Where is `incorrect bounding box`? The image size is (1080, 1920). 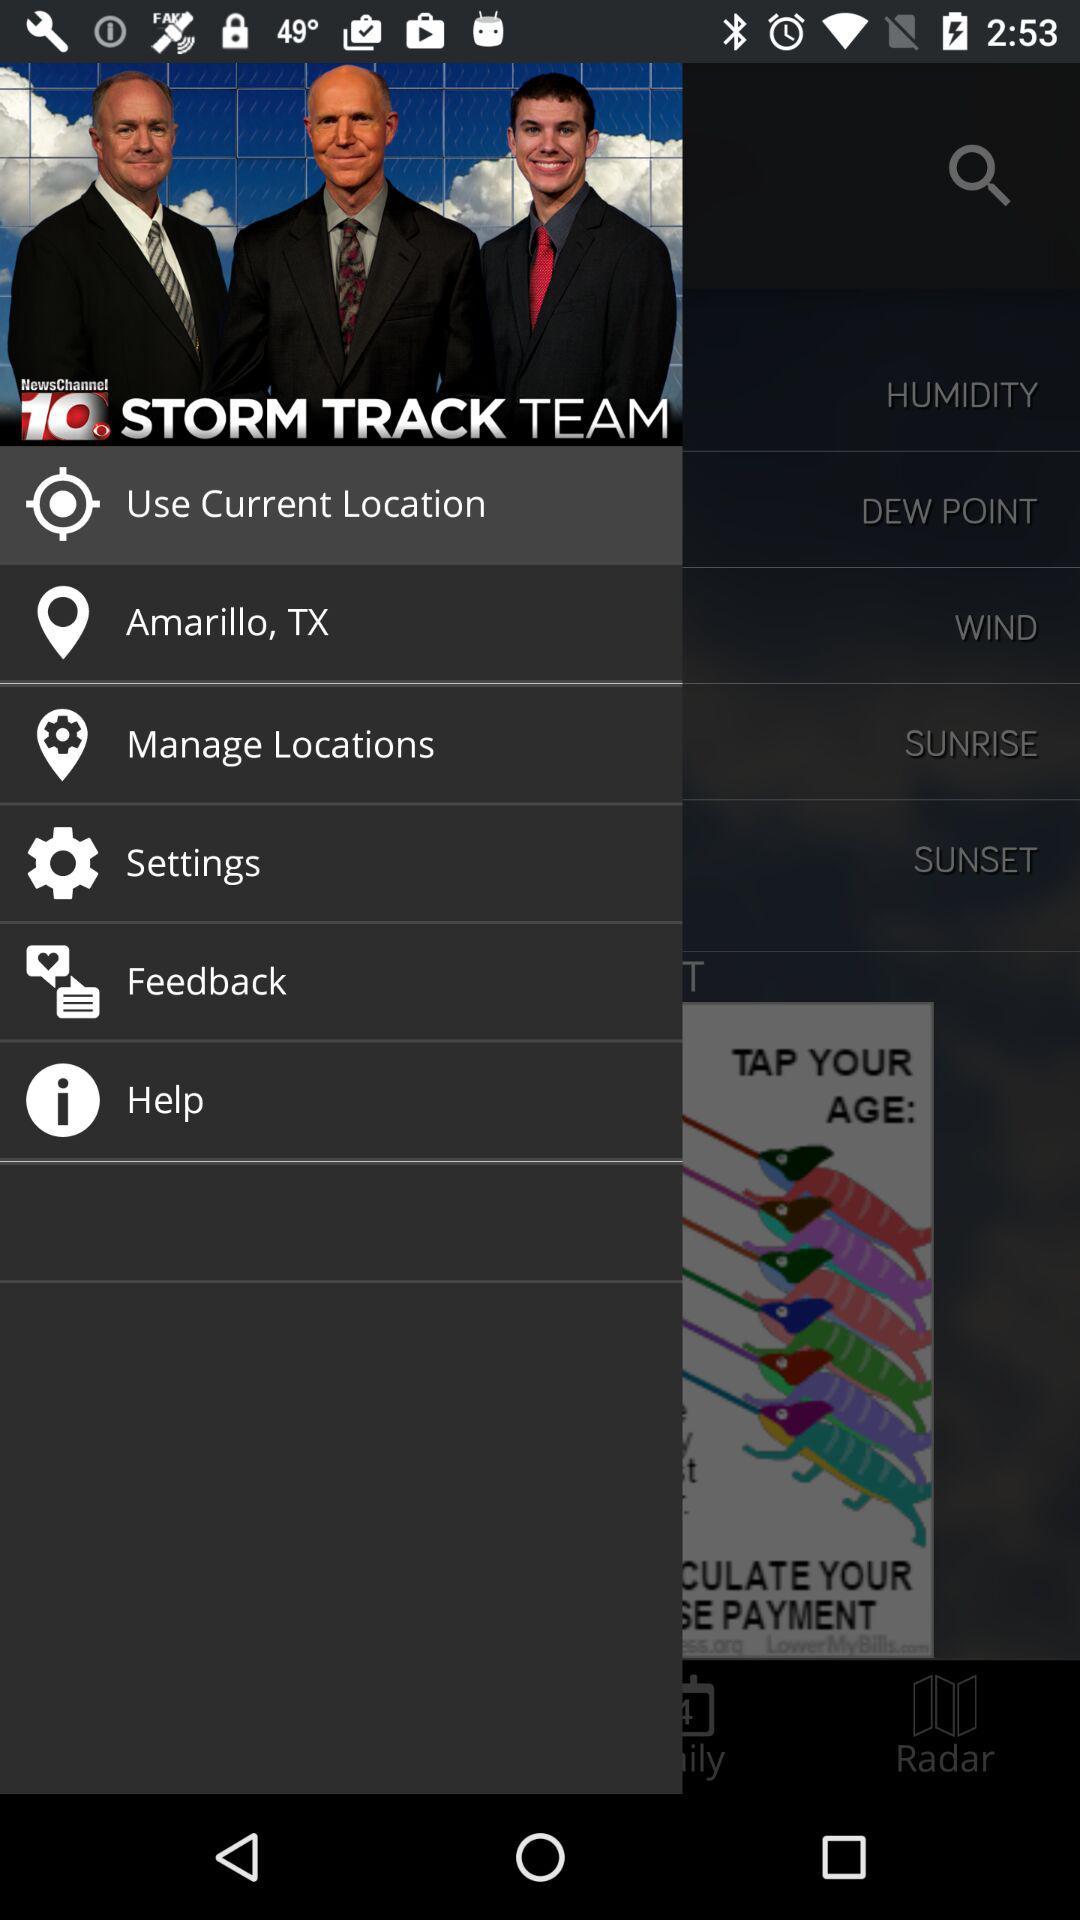 incorrect bounding box is located at coordinates (682, 1726).